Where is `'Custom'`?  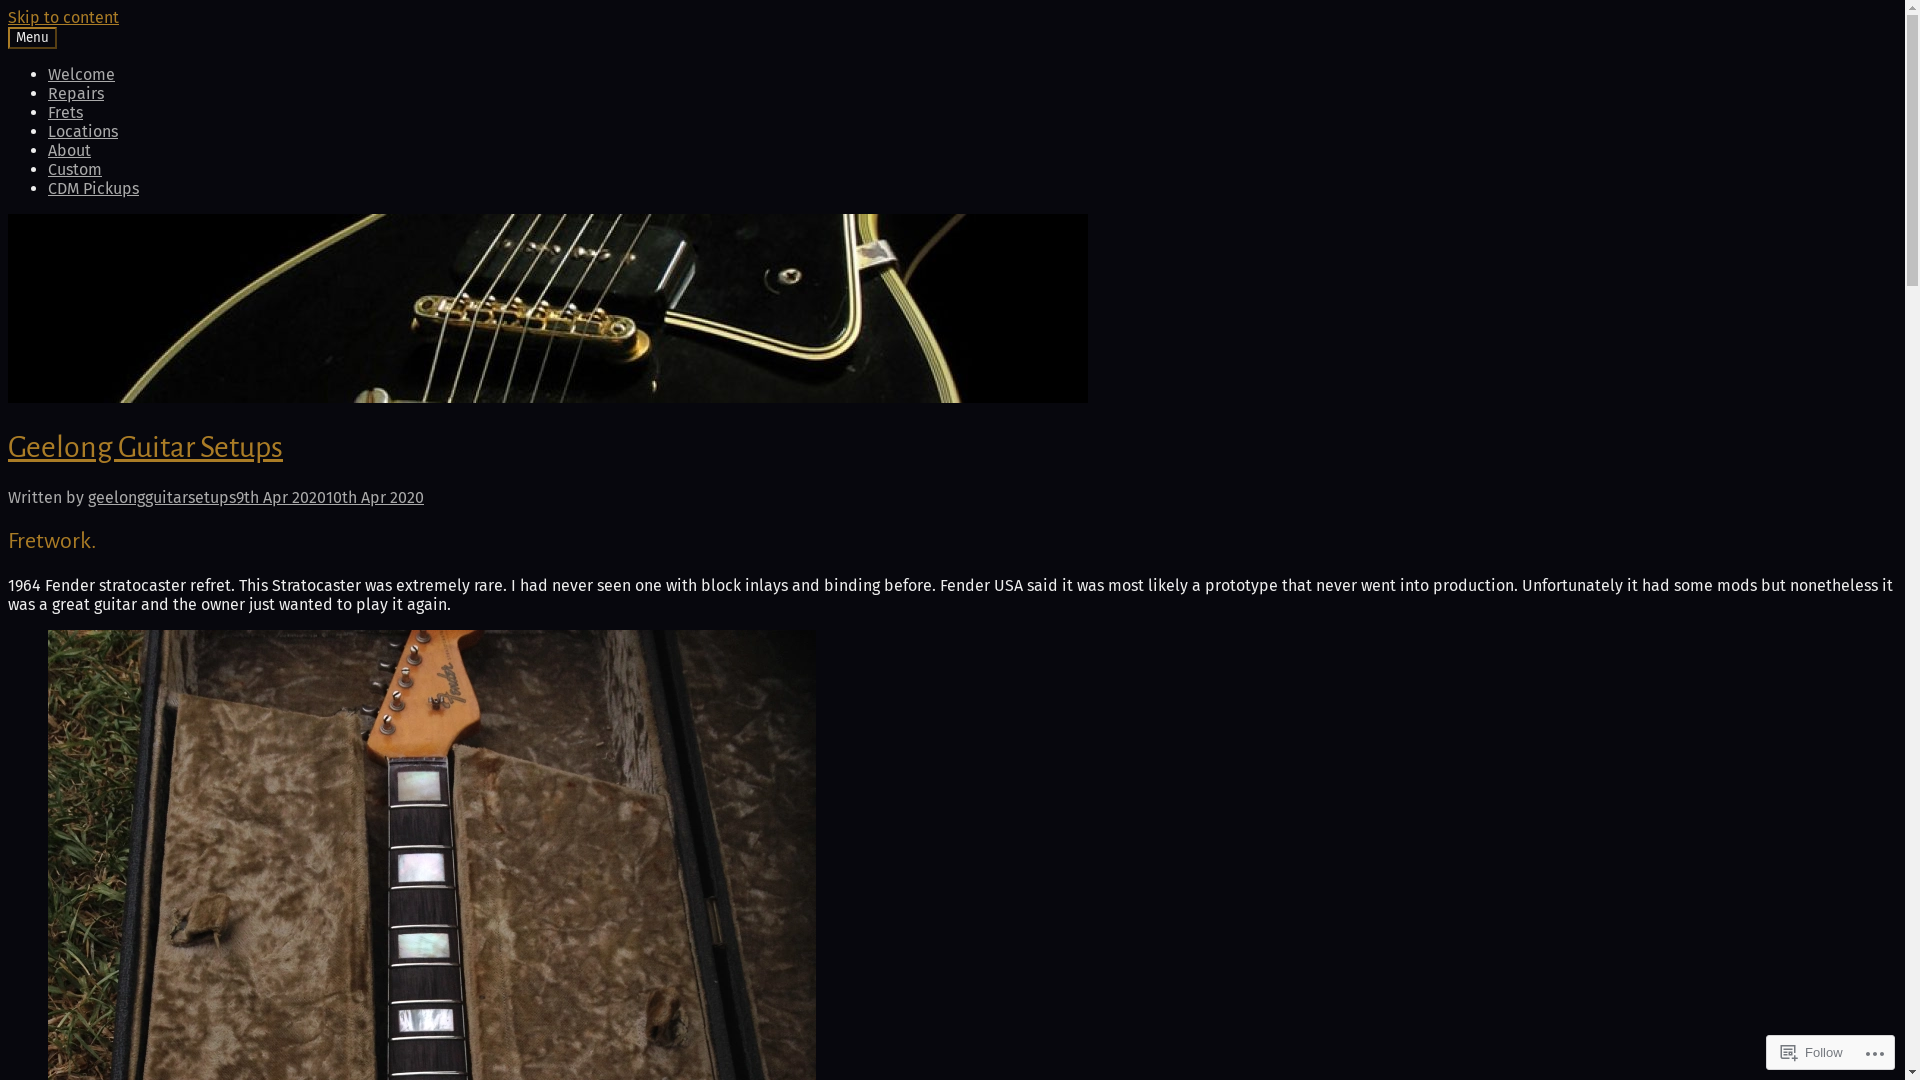 'Custom' is located at coordinates (75, 168).